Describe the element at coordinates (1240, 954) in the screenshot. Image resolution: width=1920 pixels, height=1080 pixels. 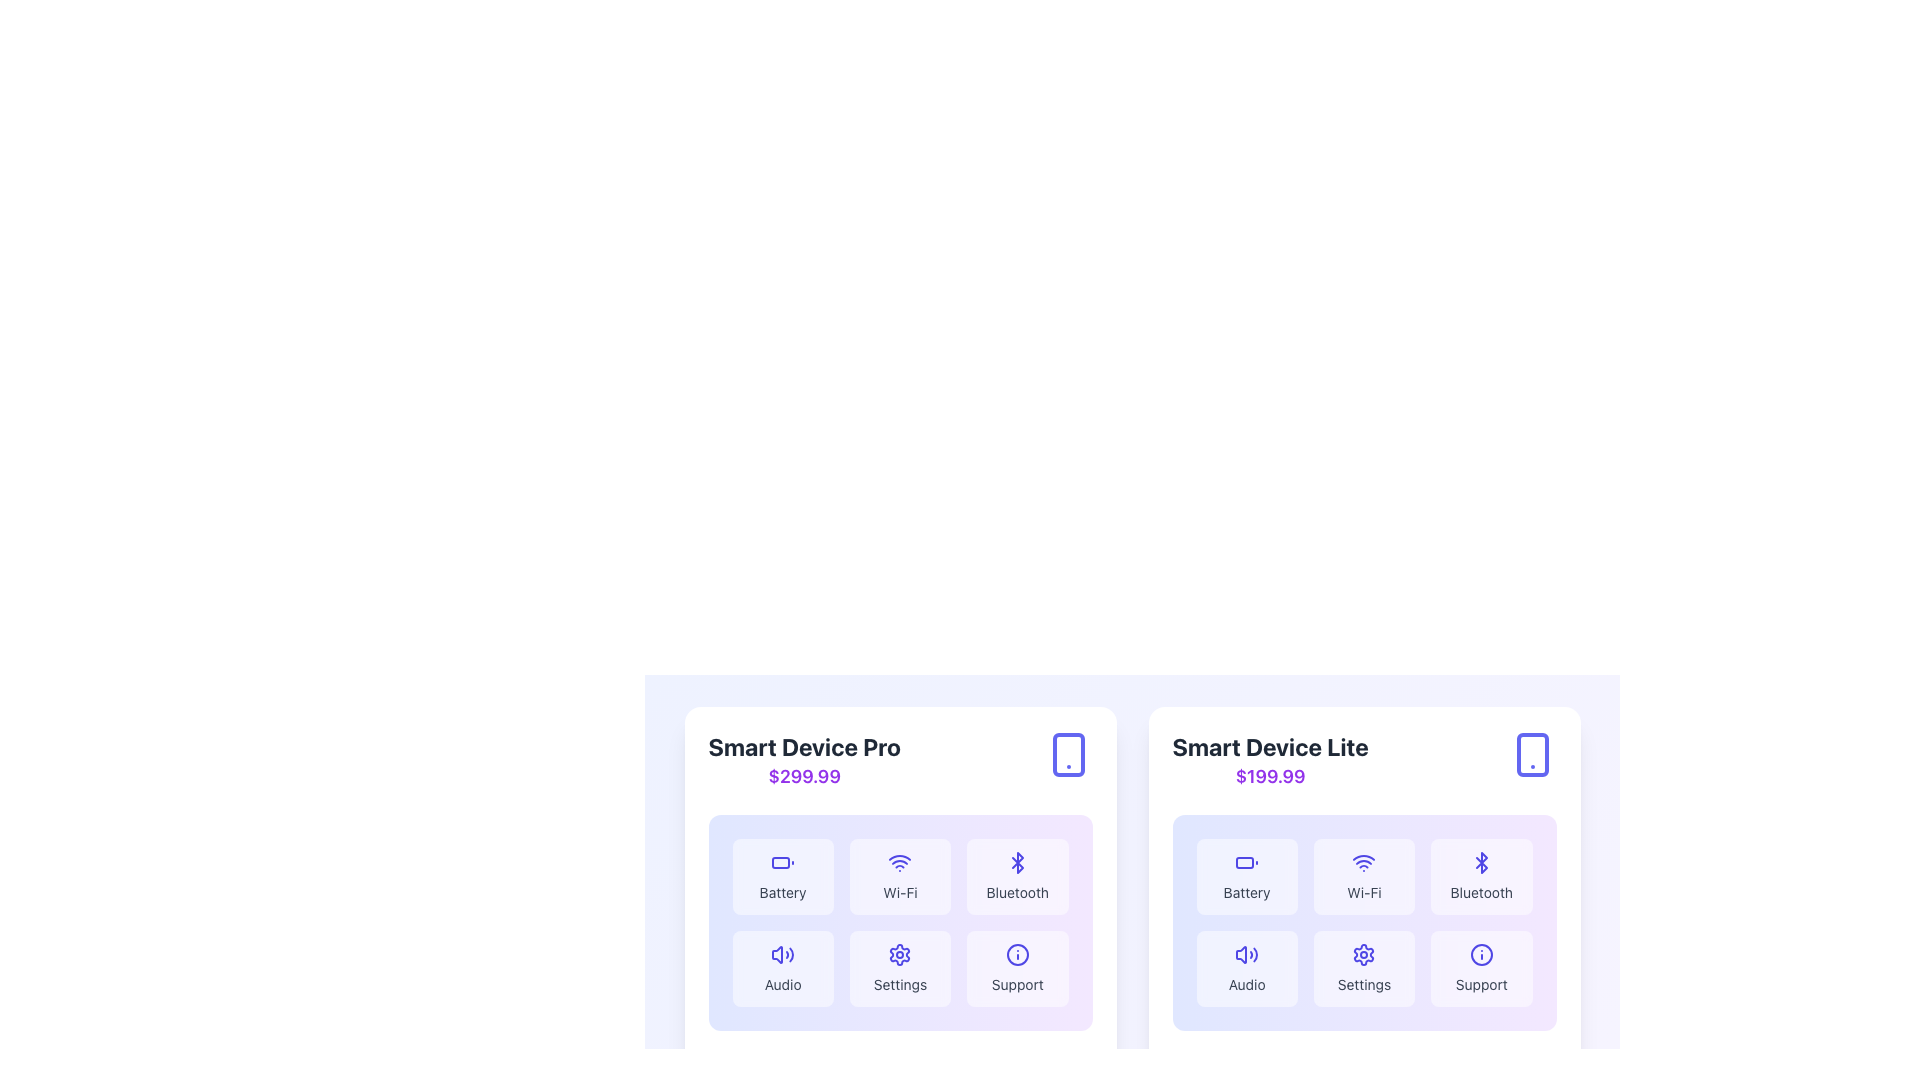
I see `the leftmost graphical icon component of the speaker in the audio control interface, which visually represents the speaker's functionality` at that location.